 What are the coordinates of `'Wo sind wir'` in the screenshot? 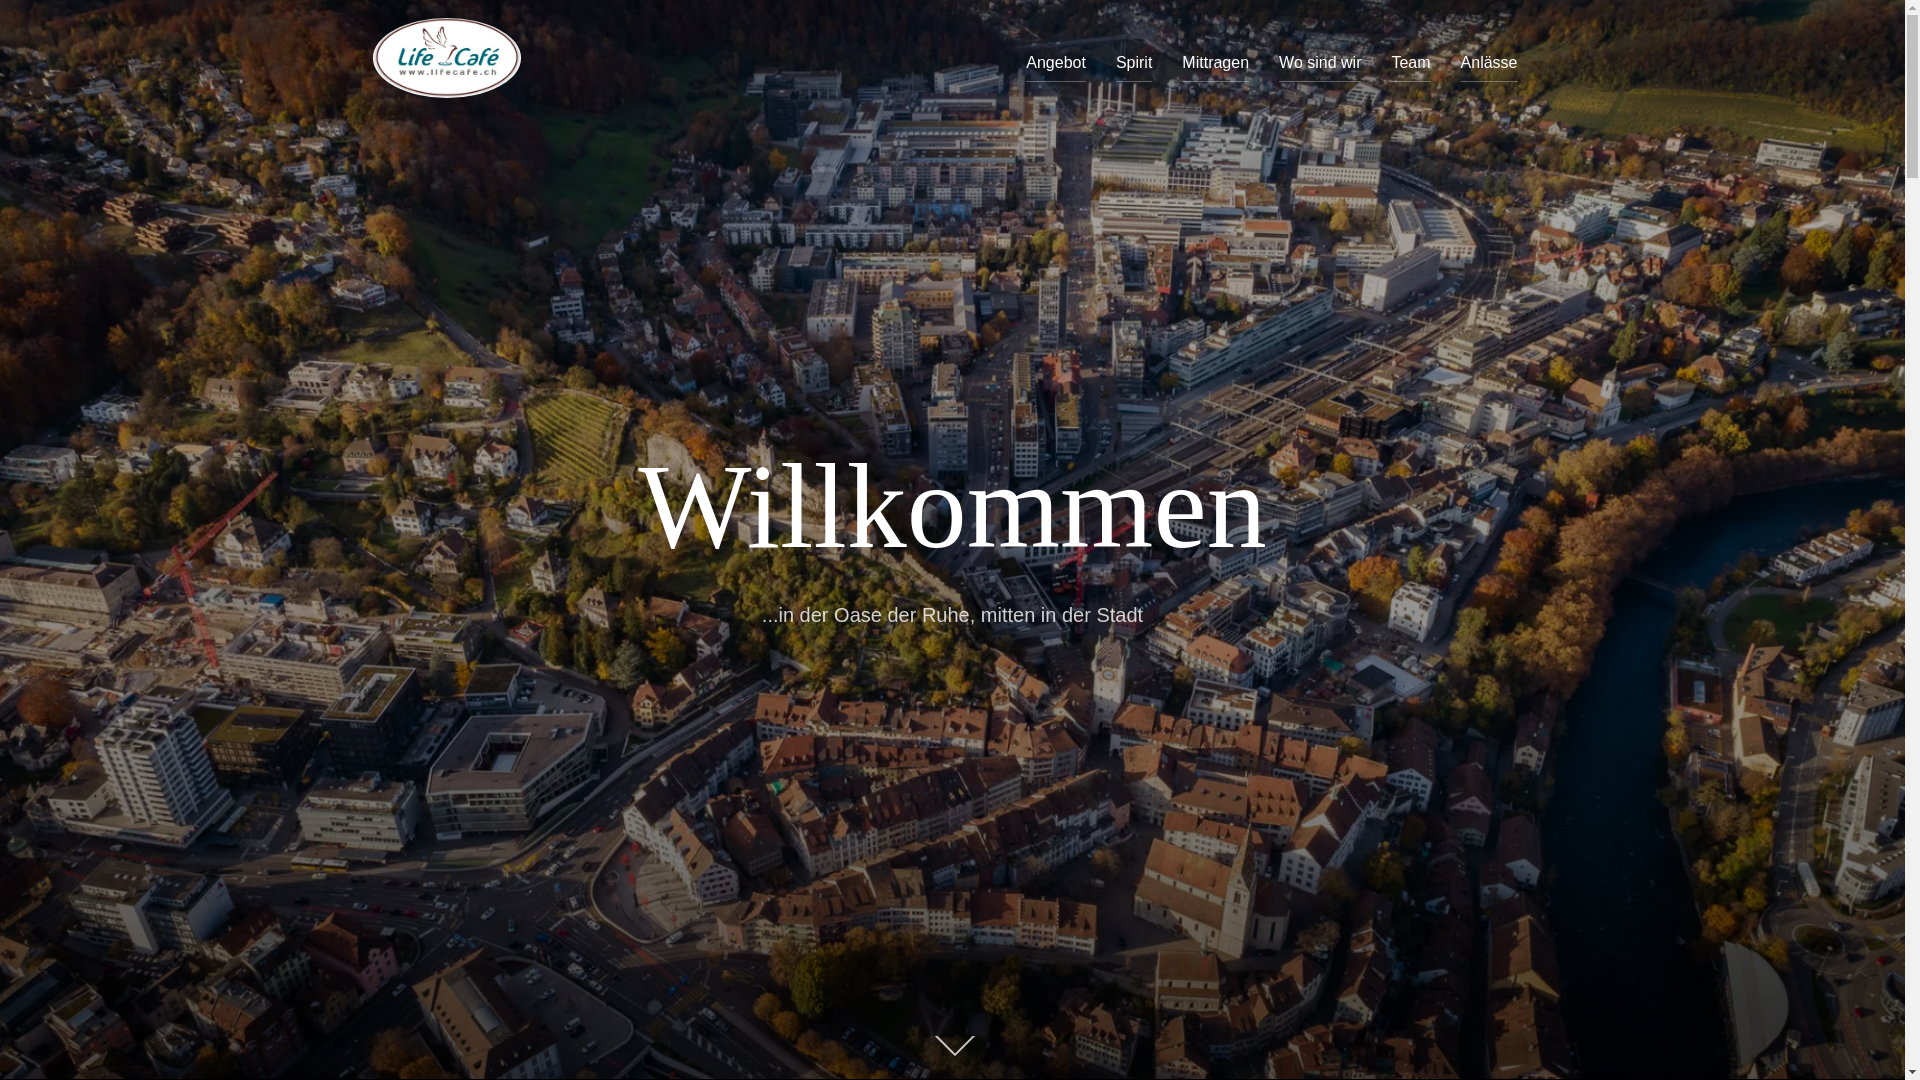 It's located at (1277, 61).